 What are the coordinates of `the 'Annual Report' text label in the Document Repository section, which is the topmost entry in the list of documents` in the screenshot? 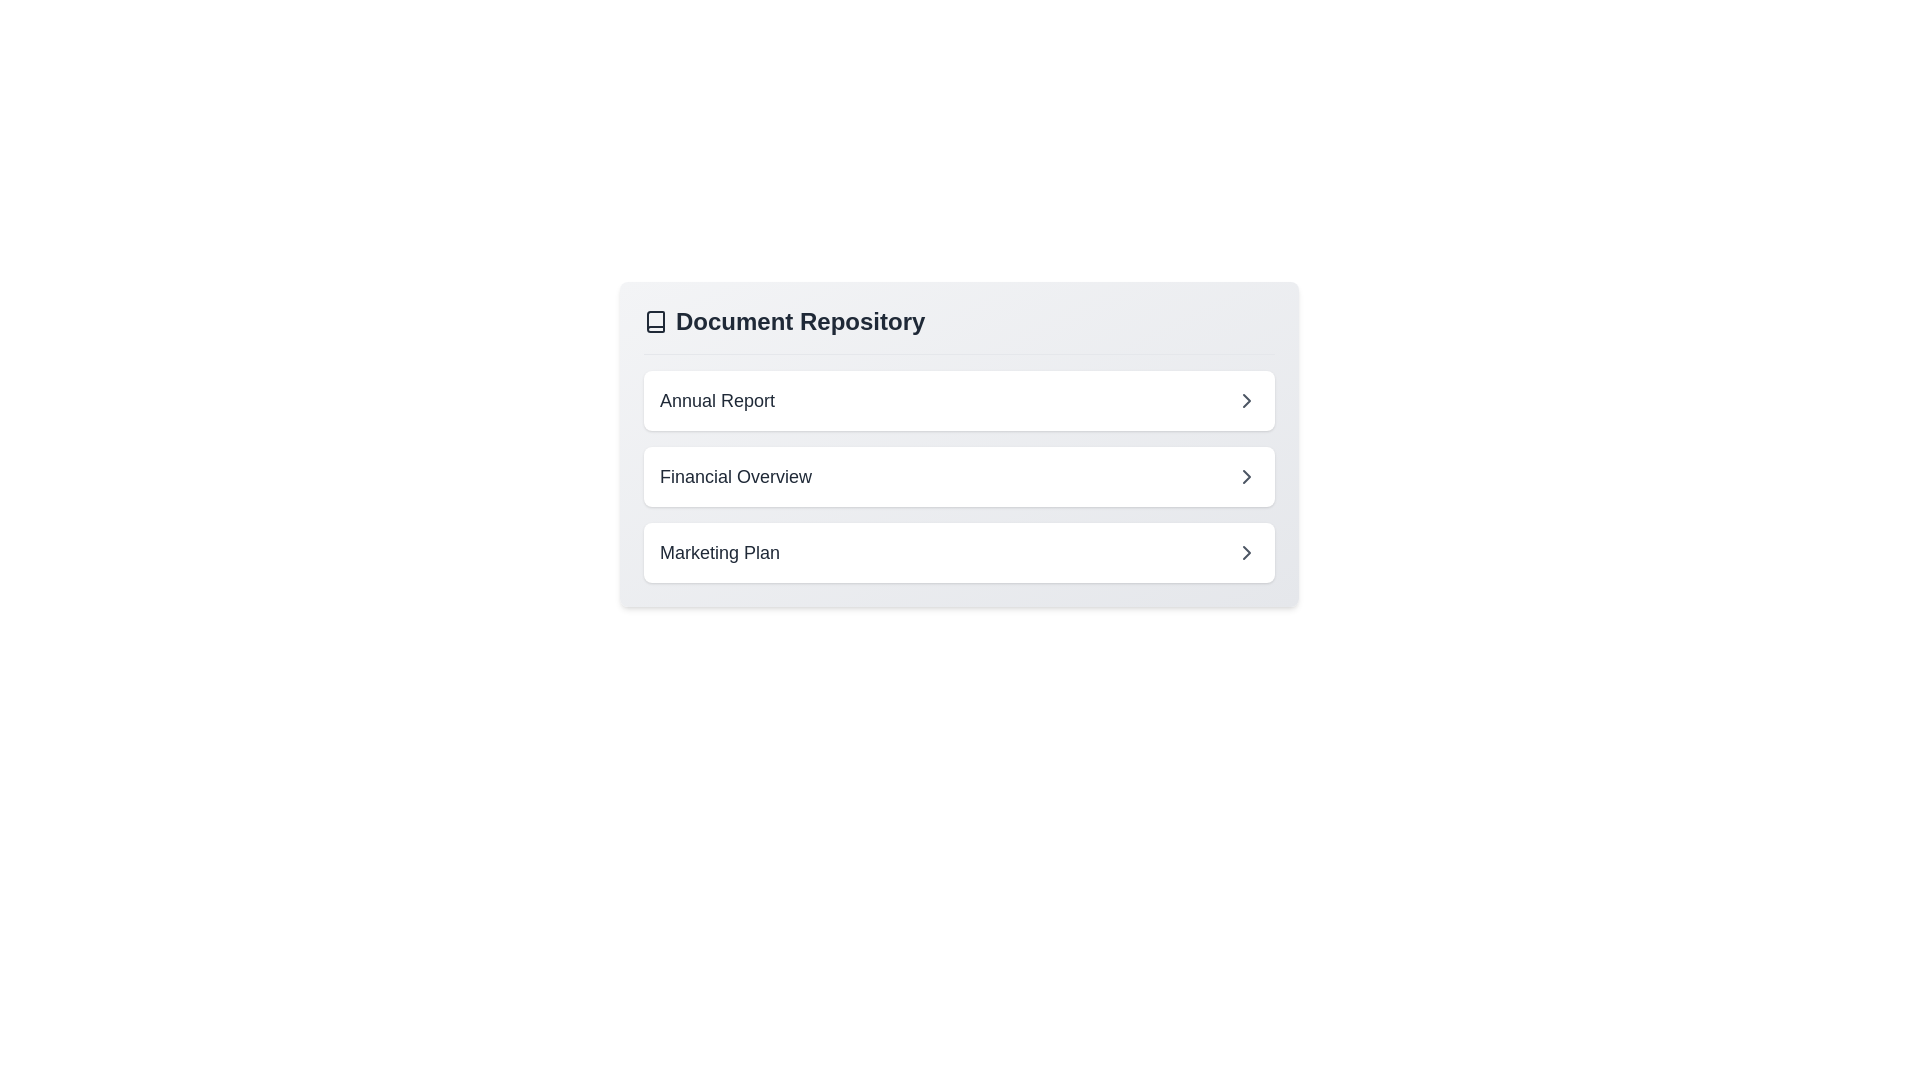 It's located at (717, 401).